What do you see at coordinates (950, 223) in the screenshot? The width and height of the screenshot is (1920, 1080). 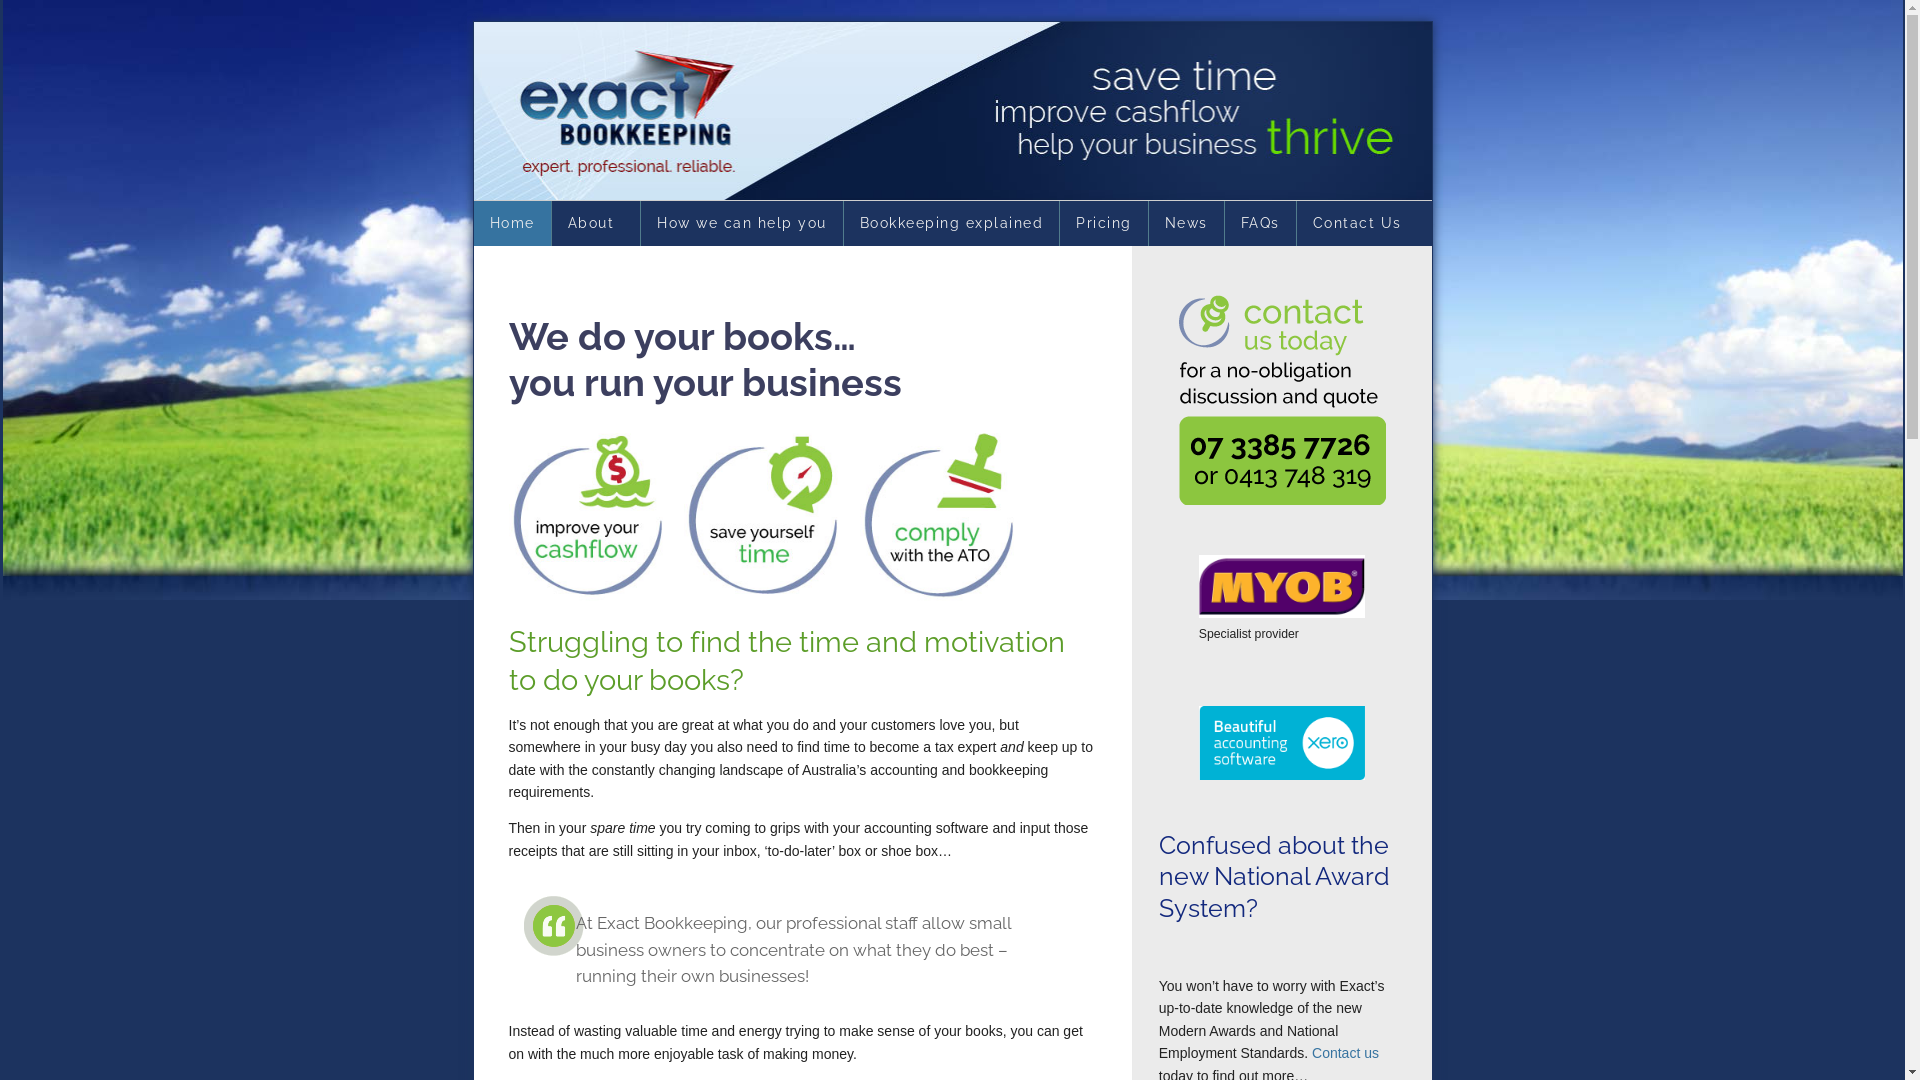 I see `'Bookkeeping explained'` at bounding box center [950, 223].